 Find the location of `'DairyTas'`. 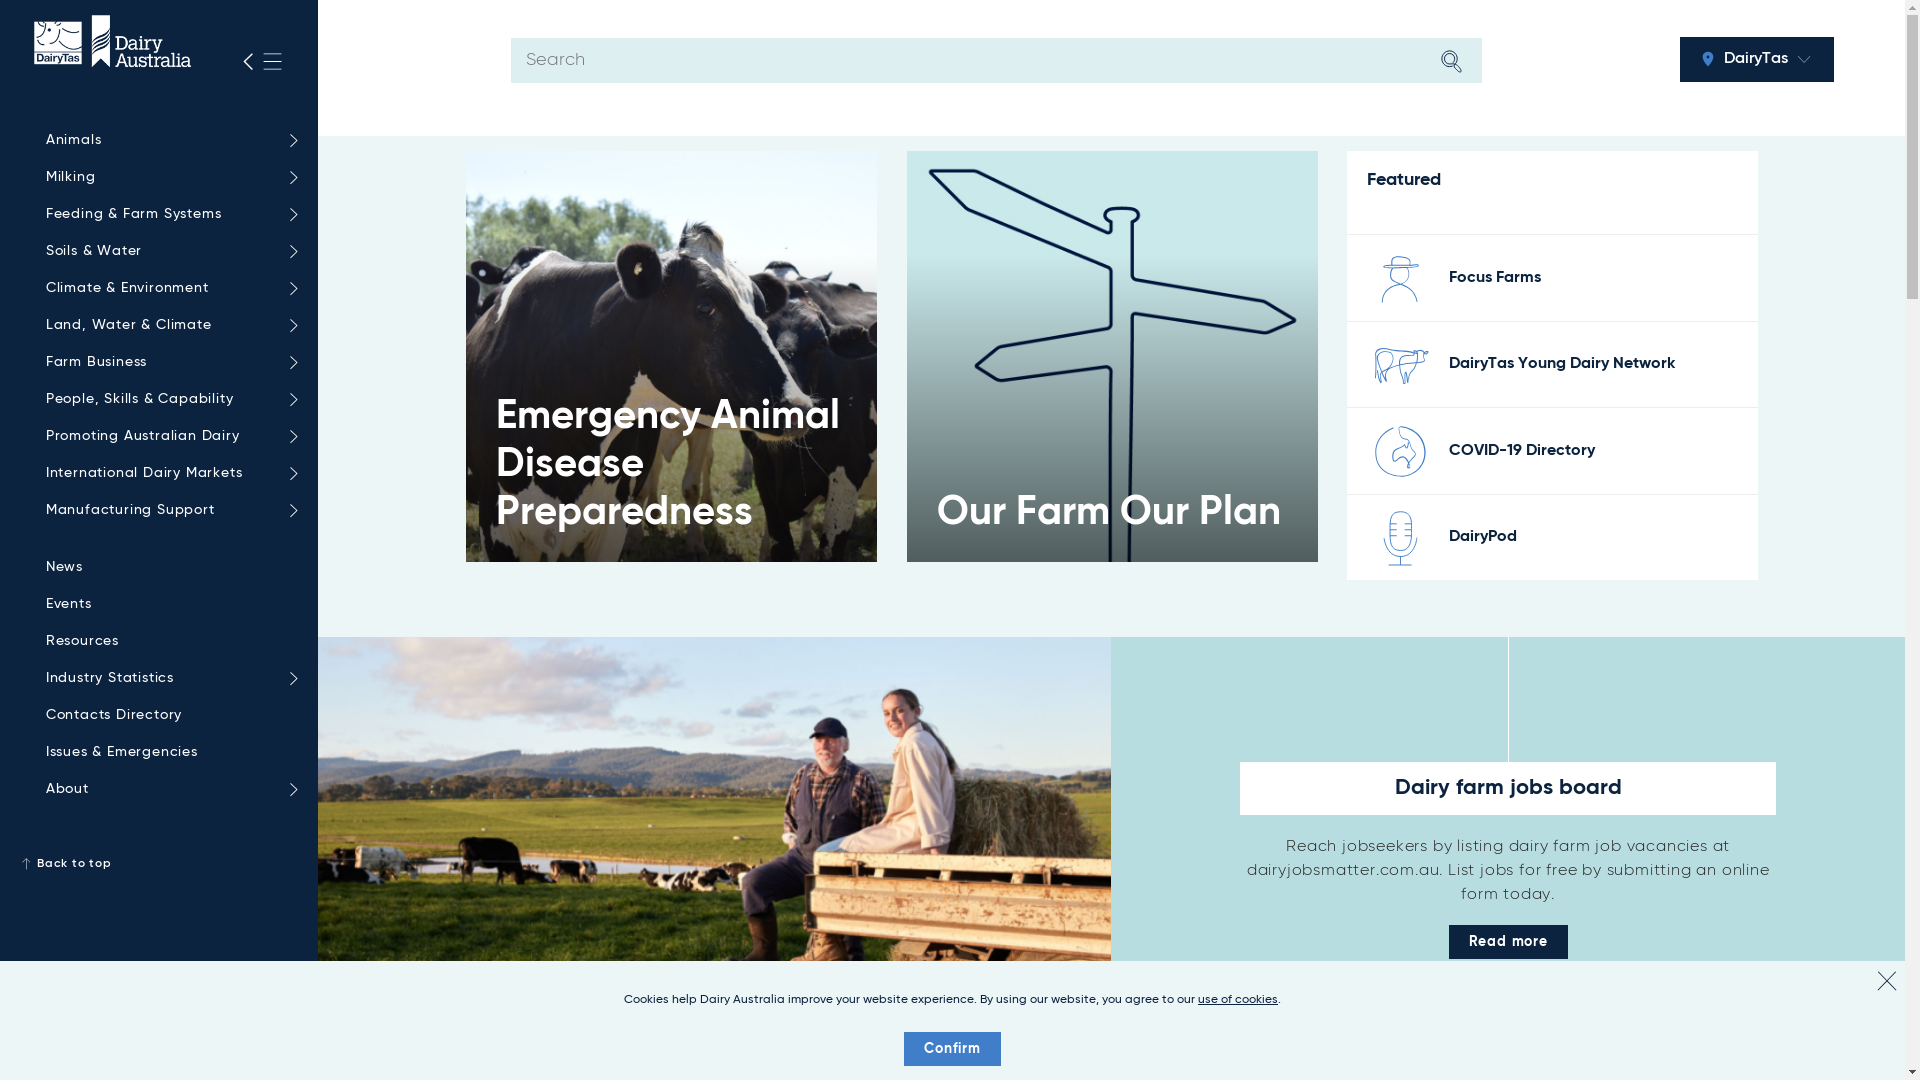

'DairyTas' is located at coordinates (1755, 58).